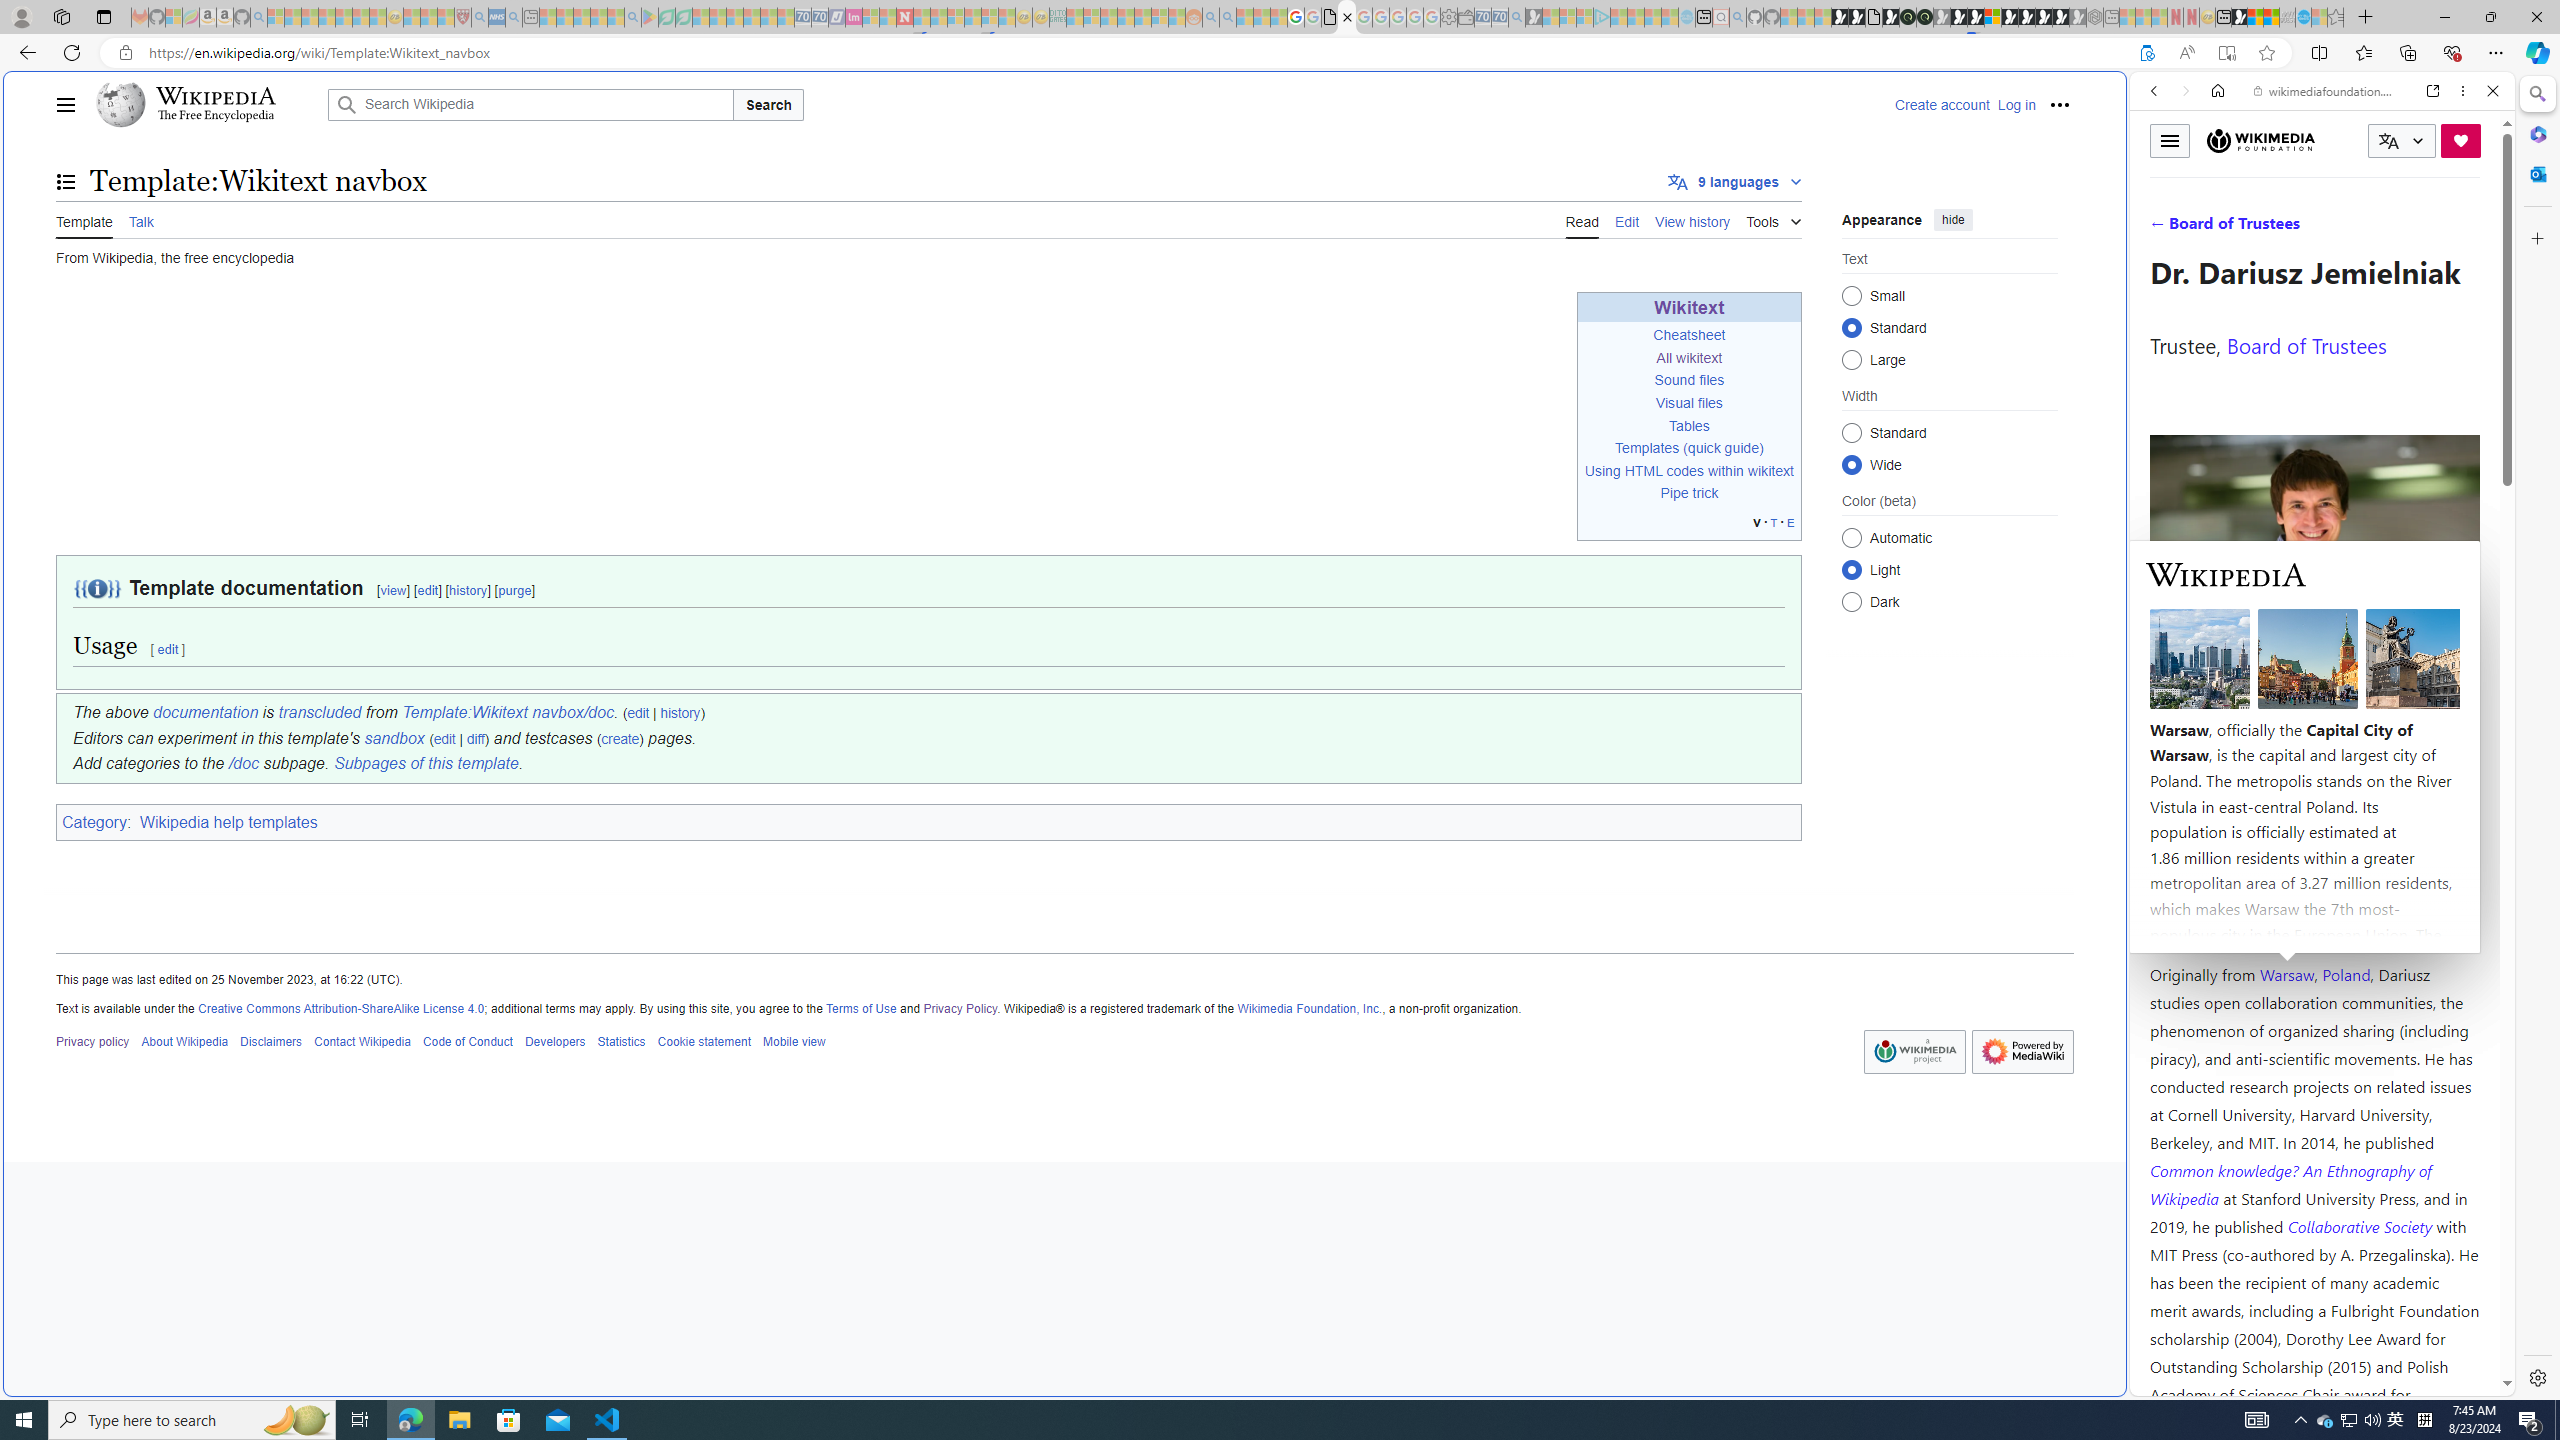 The height and width of the screenshot is (1440, 2560). Describe the element at coordinates (1688, 306) in the screenshot. I see `'Wikitext'` at that location.